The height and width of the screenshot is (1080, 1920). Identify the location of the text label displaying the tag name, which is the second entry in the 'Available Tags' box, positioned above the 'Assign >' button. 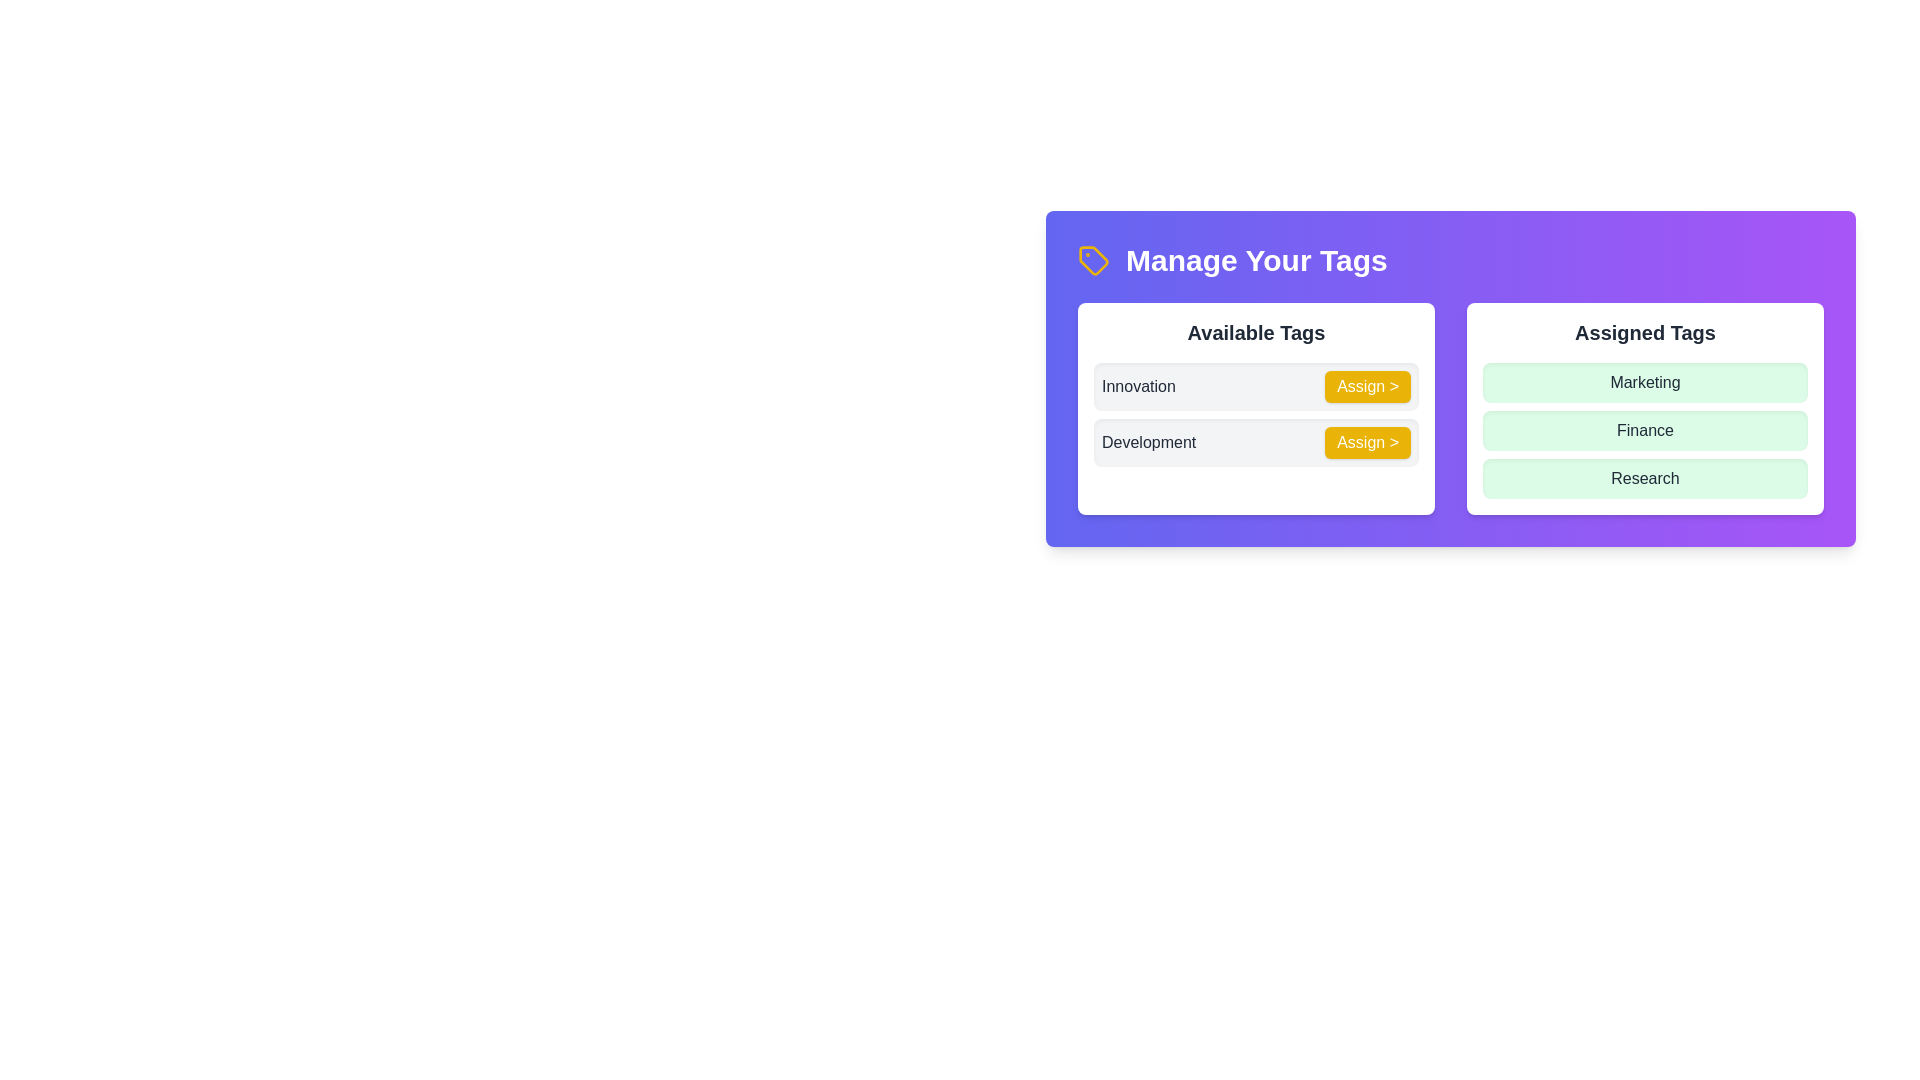
(1149, 442).